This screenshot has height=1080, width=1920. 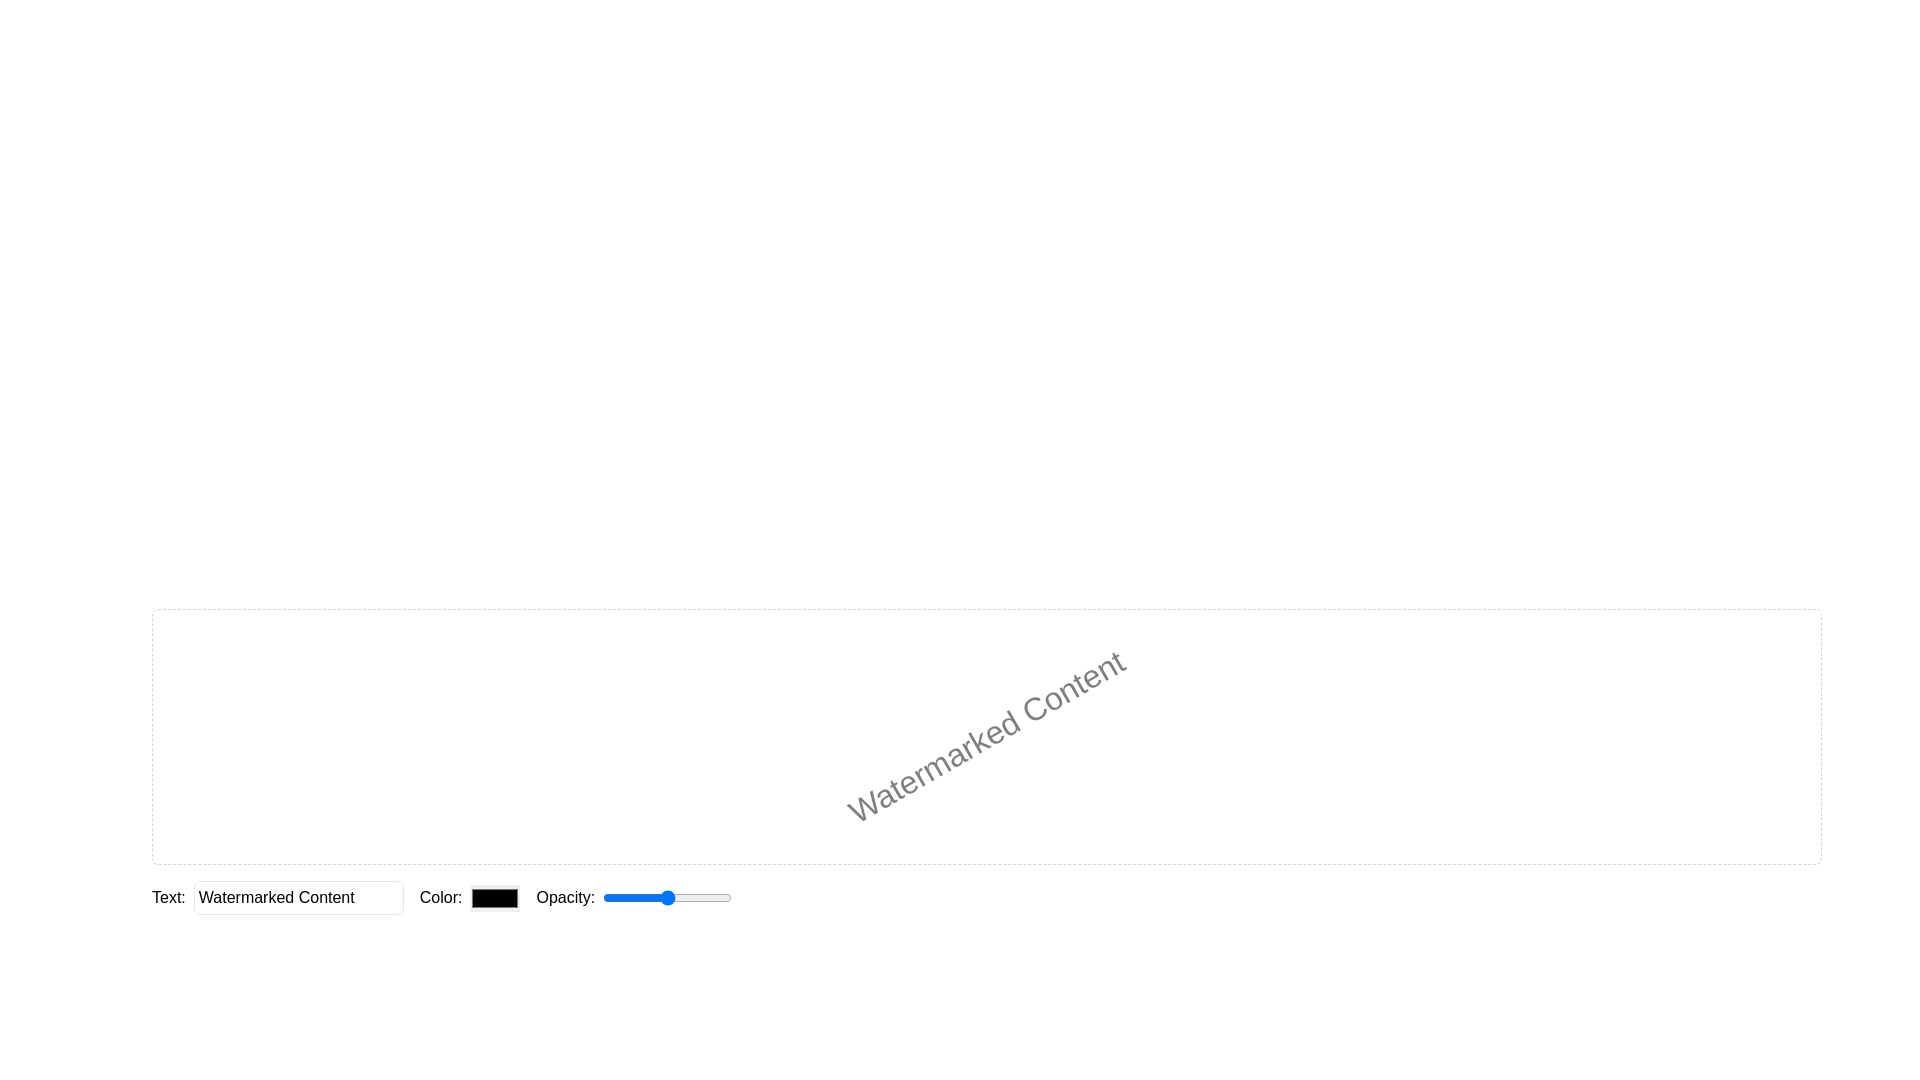 What do you see at coordinates (679, 897) in the screenshot?
I see `opacity` at bounding box center [679, 897].